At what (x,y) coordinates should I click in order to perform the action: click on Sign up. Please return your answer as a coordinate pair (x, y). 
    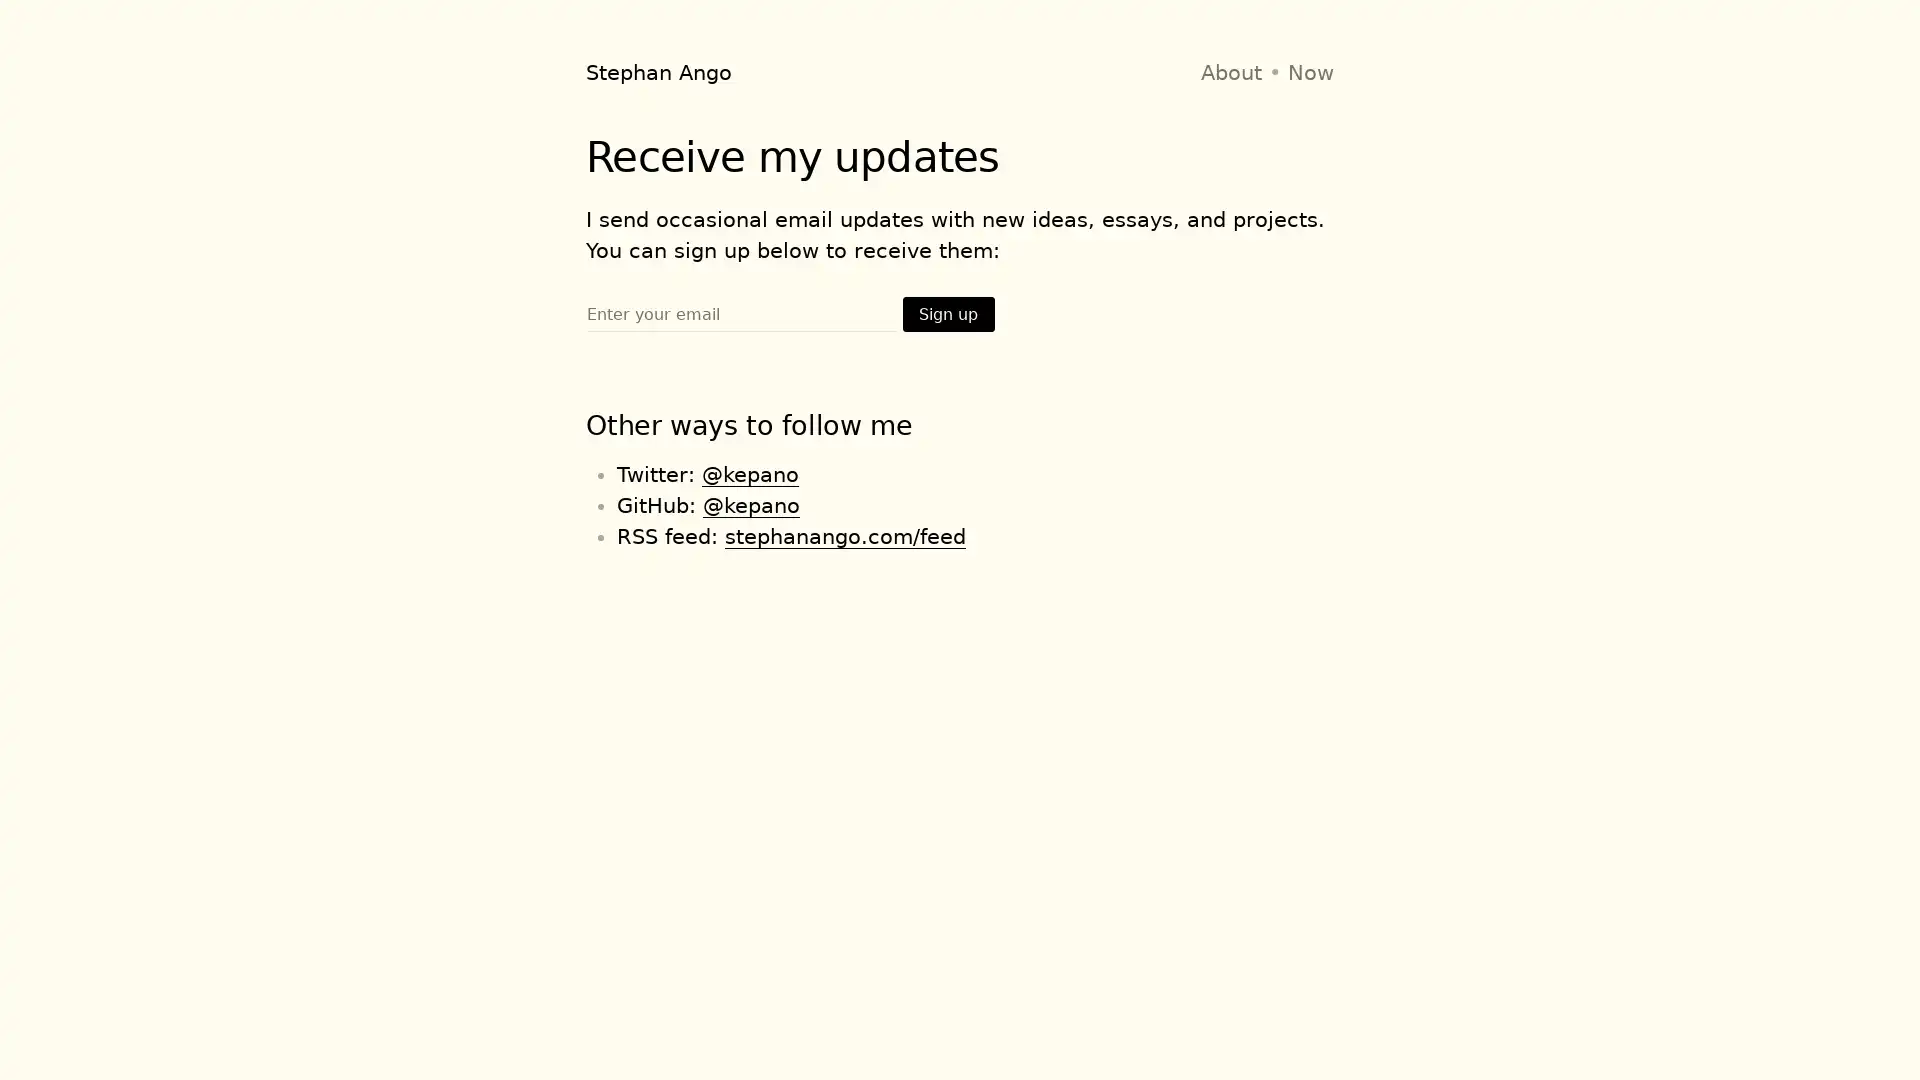
    Looking at the image, I should click on (947, 313).